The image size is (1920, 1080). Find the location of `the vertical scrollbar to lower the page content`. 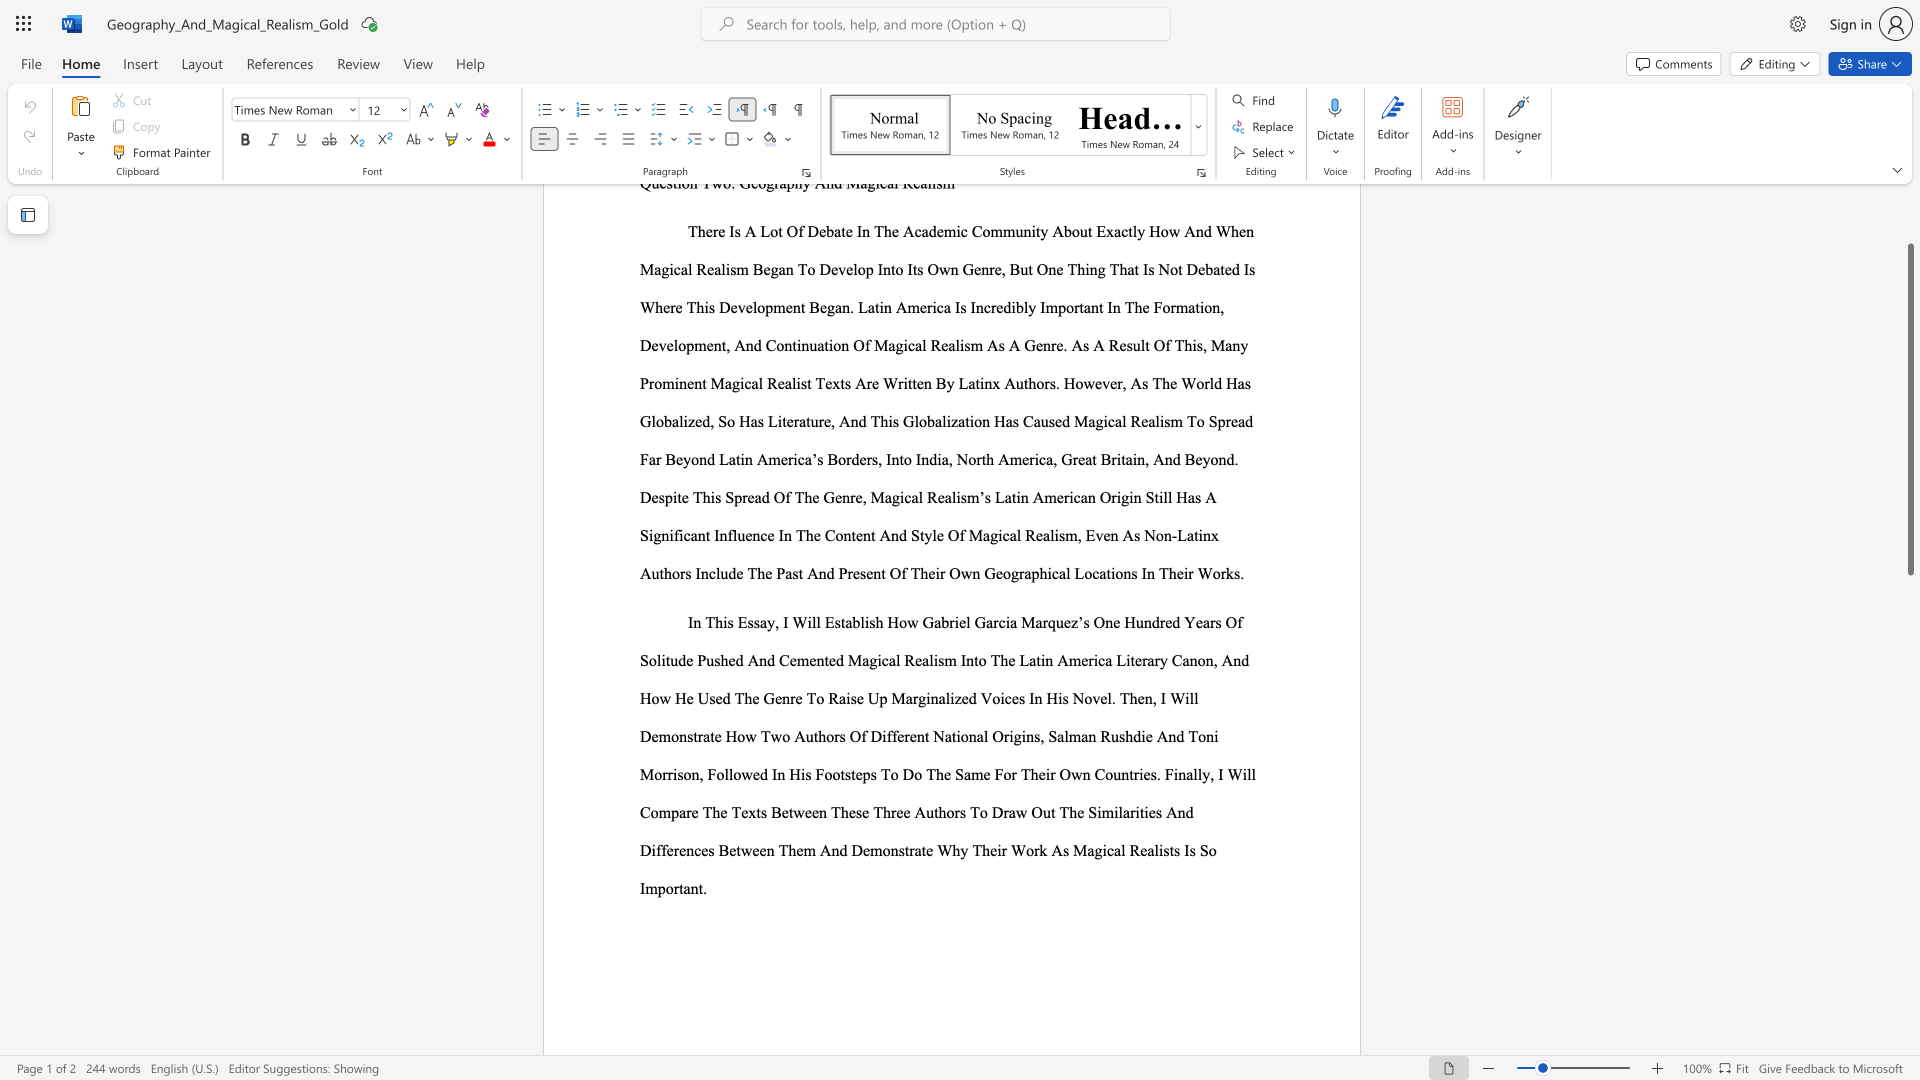

the vertical scrollbar to lower the page content is located at coordinates (1909, 889).